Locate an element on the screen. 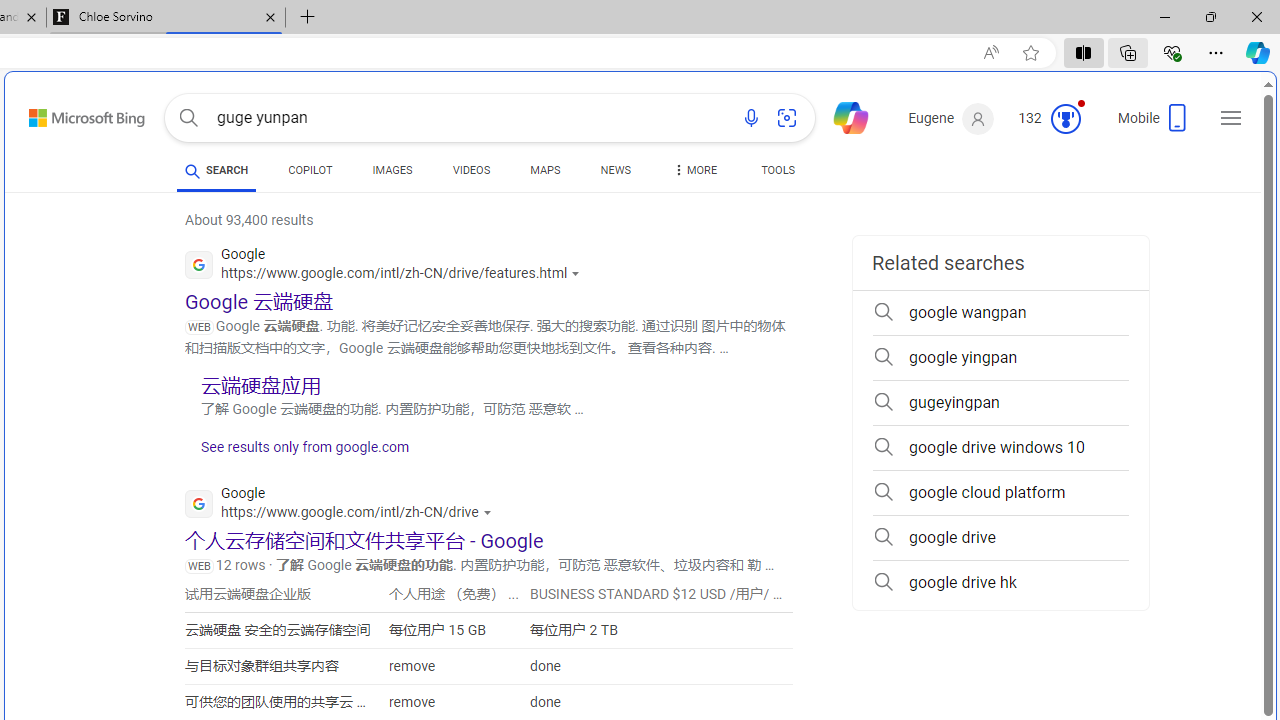 The height and width of the screenshot is (720, 1280). 'Mobile' is located at coordinates (1155, 124).